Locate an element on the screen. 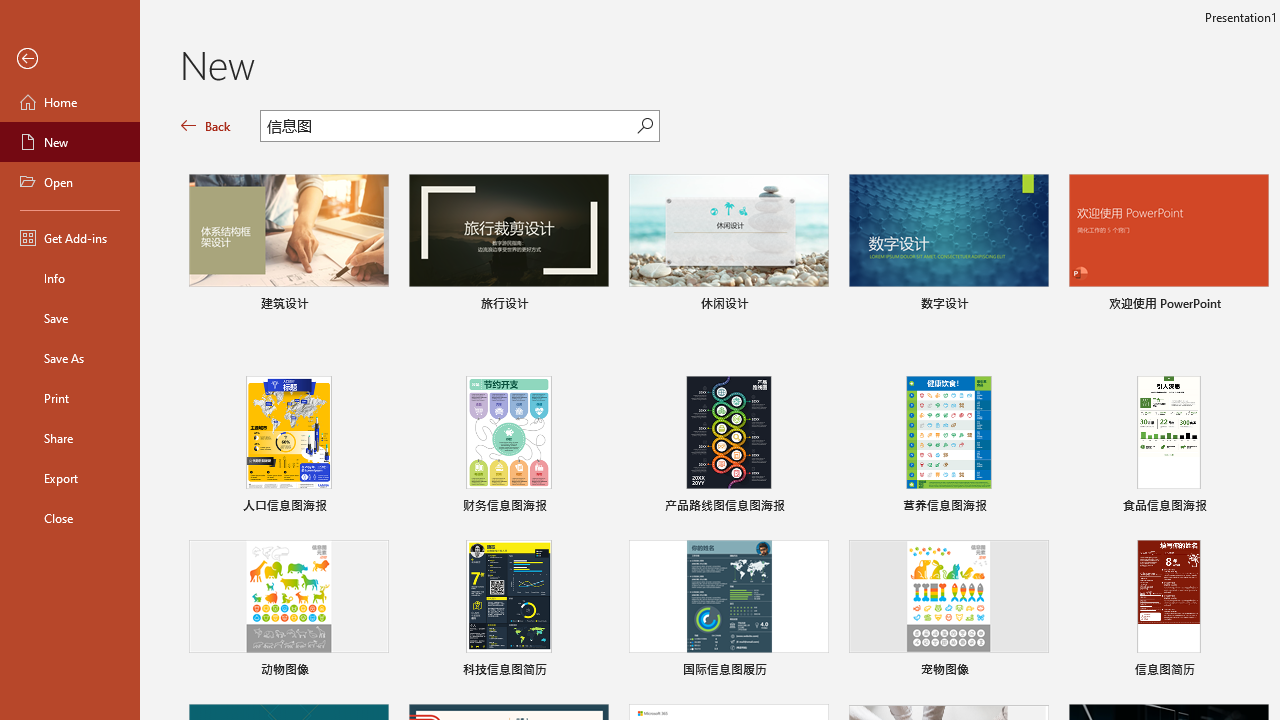 This screenshot has height=720, width=1280. 'Pin to list' is located at coordinates (1254, 672).